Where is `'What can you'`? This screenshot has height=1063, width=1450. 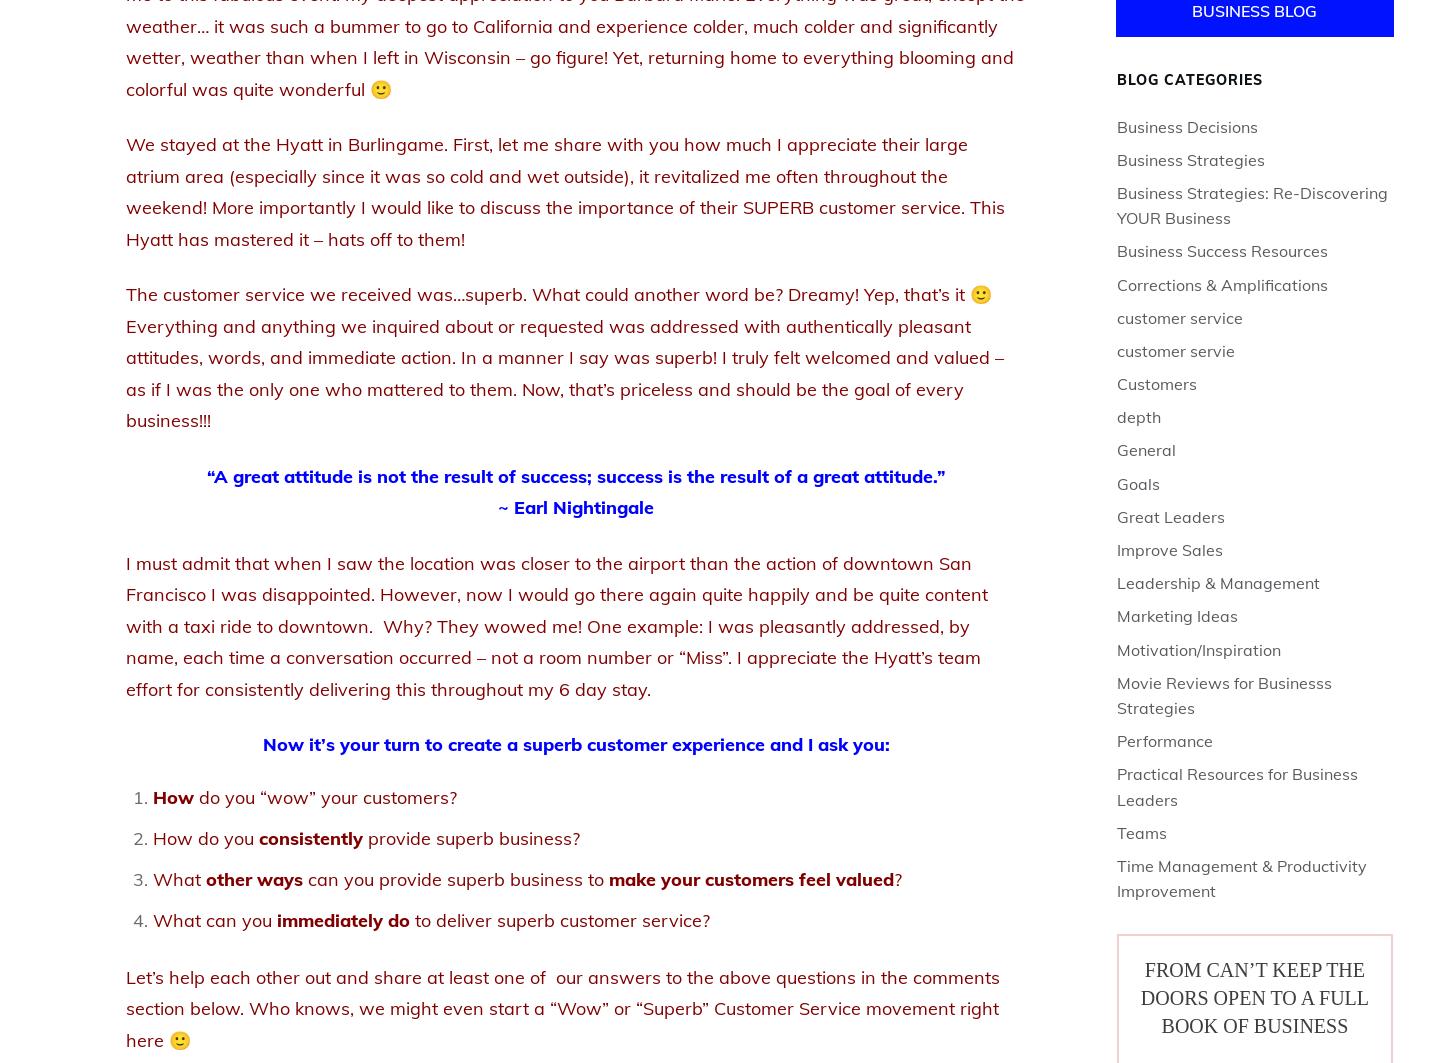
'What can you' is located at coordinates (214, 919).